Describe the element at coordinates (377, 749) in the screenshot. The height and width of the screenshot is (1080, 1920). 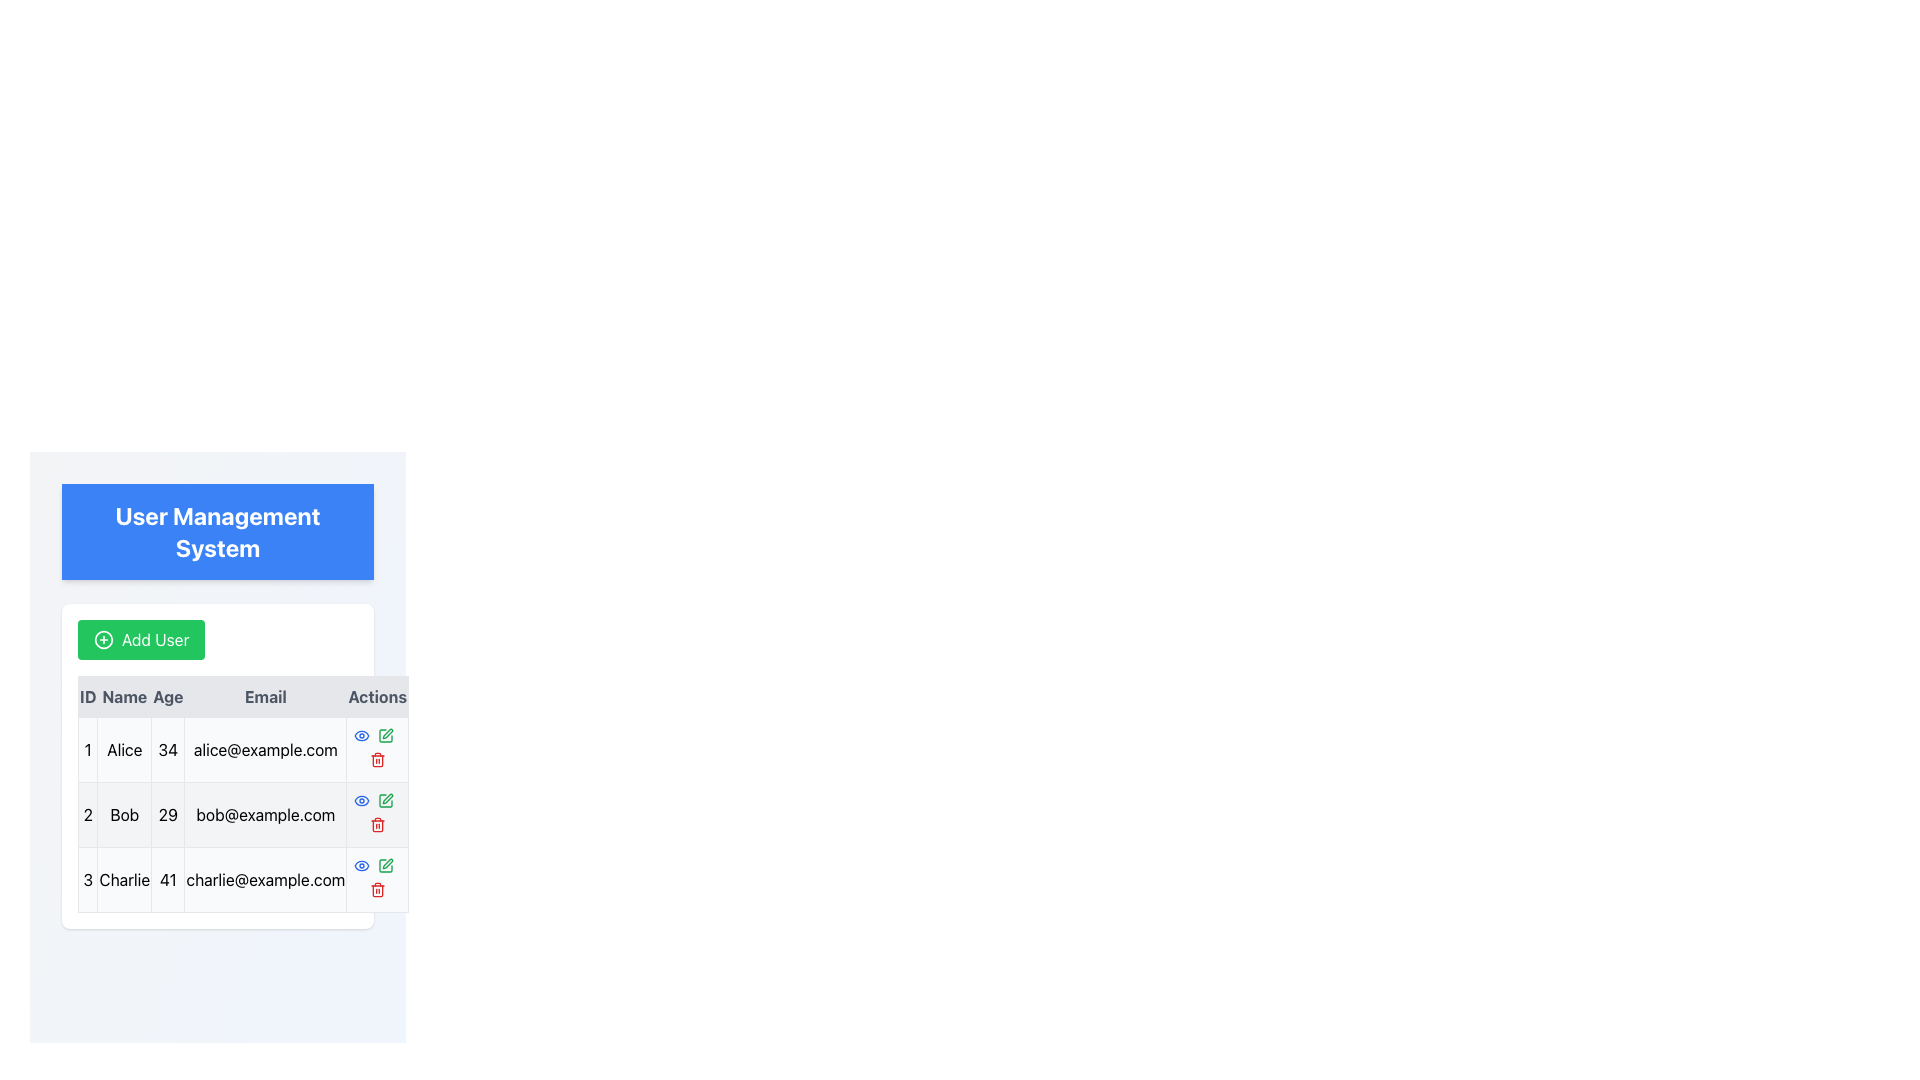
I see `the delete button for user 'Alice' in the Actions column of the user management table` at that location.